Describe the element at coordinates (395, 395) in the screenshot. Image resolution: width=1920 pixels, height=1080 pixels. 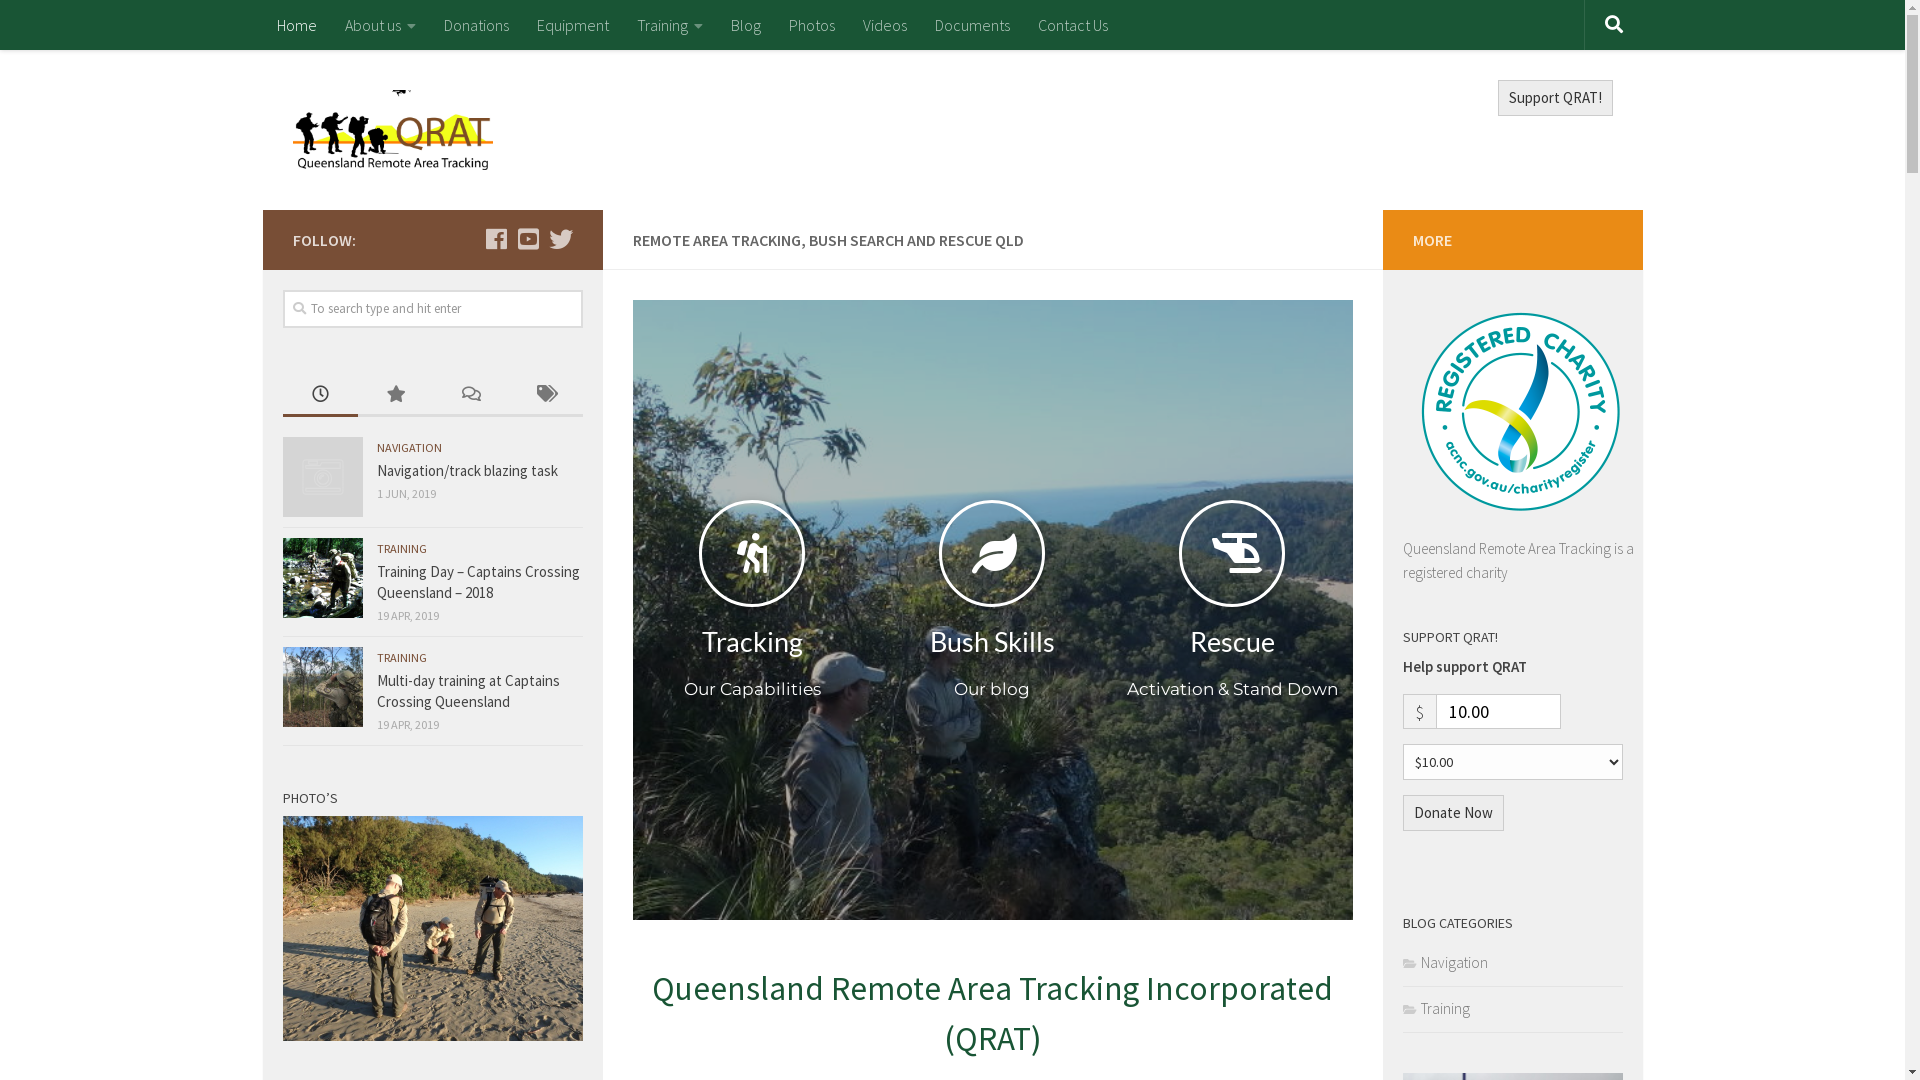
I see `'Popular Posts'` at that location.